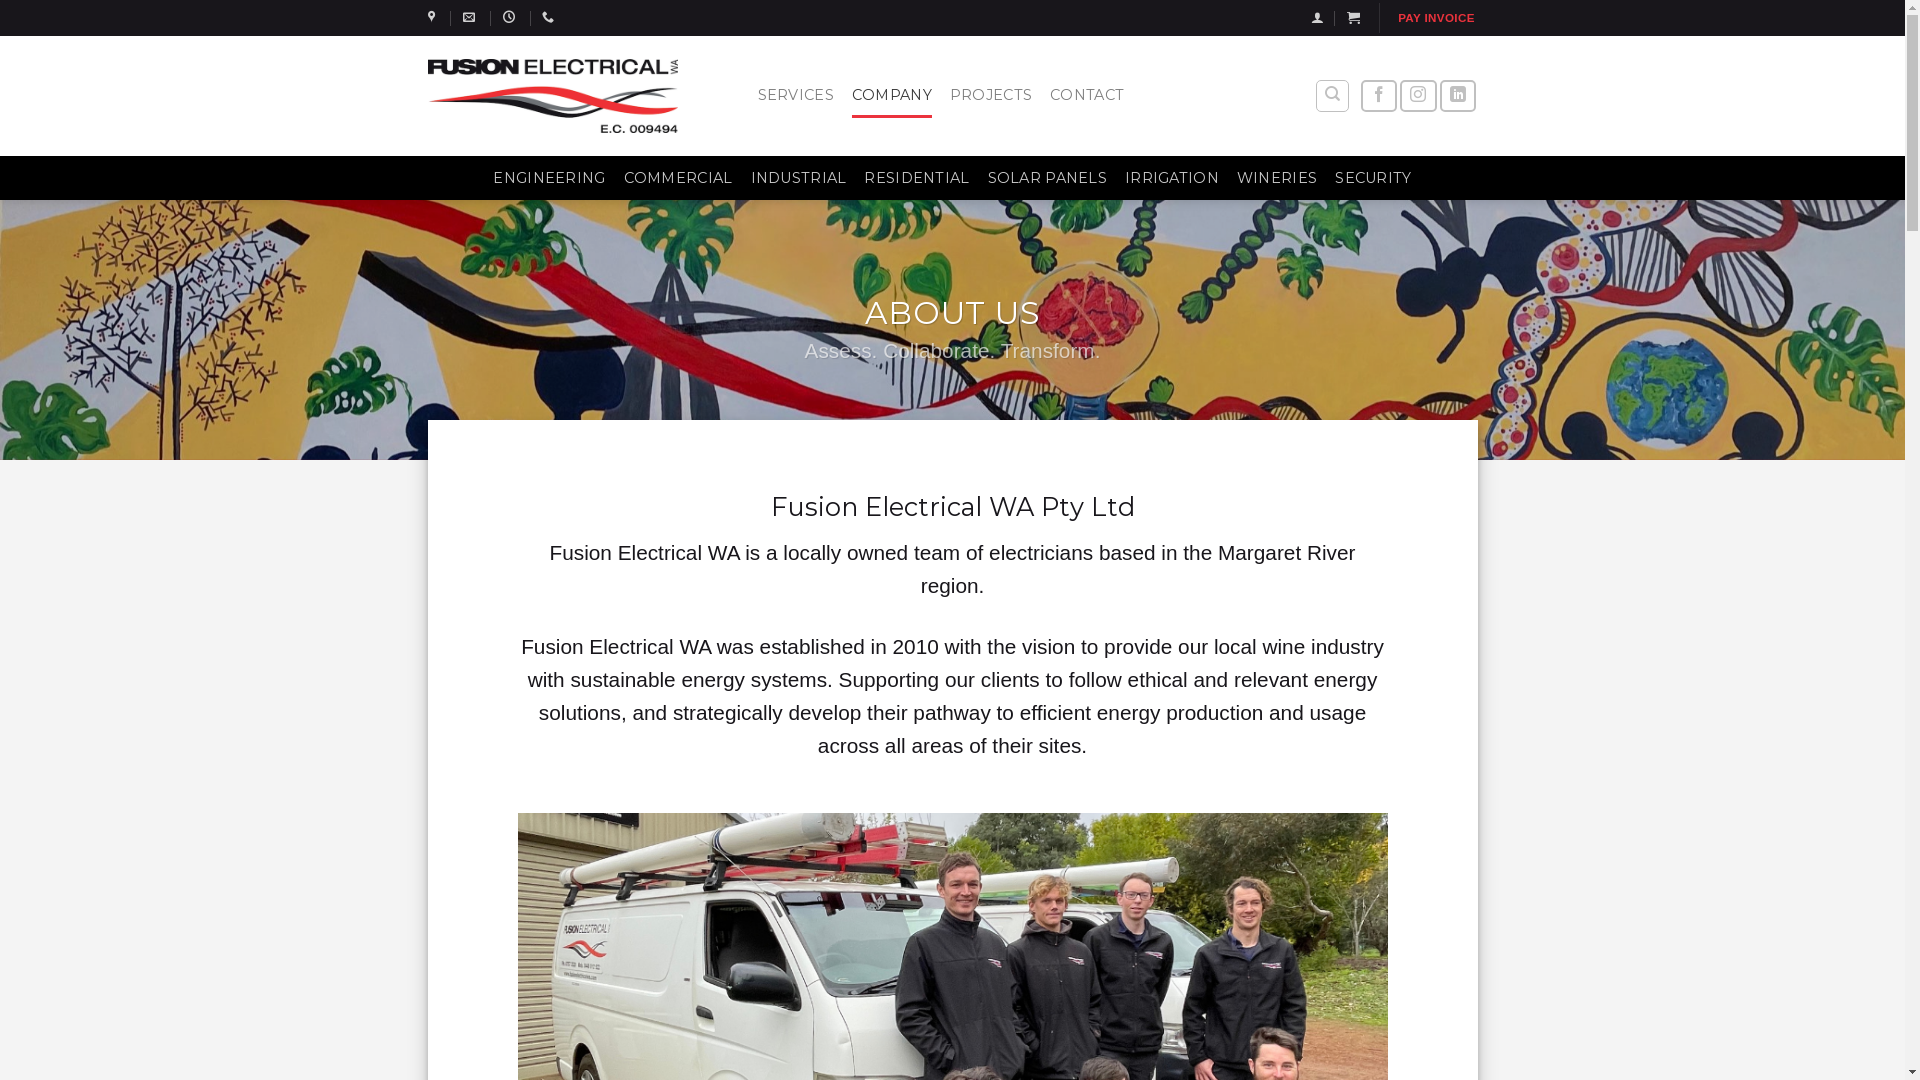 The image size is (1920, 1080). Describe the element at coordinates (1046, 176) in the screenshot. I see `'SOLAR PANELS'` at that location.